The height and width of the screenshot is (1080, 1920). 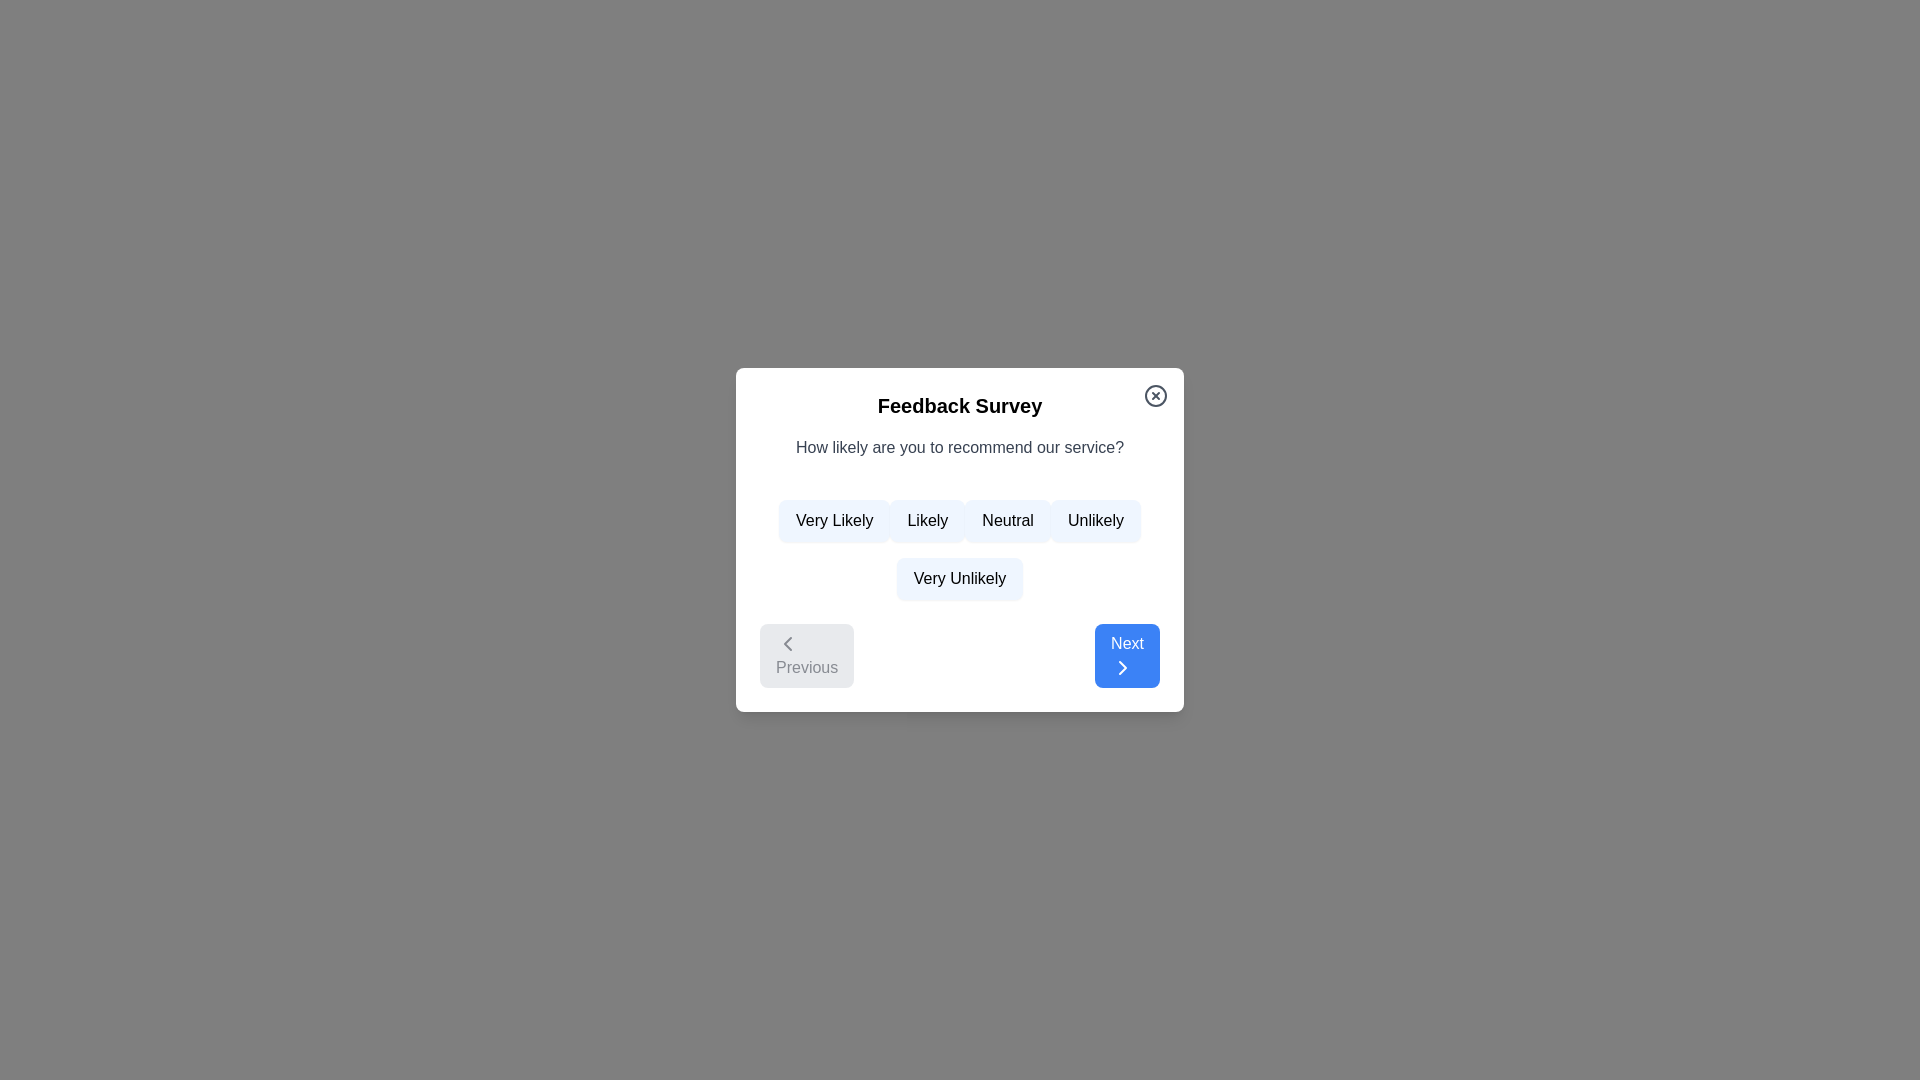 I want to click on the close button in the top-right corner of the survey form, which is represented by a circular SVG element with a cross at its center, so click(x=1156, y=396).